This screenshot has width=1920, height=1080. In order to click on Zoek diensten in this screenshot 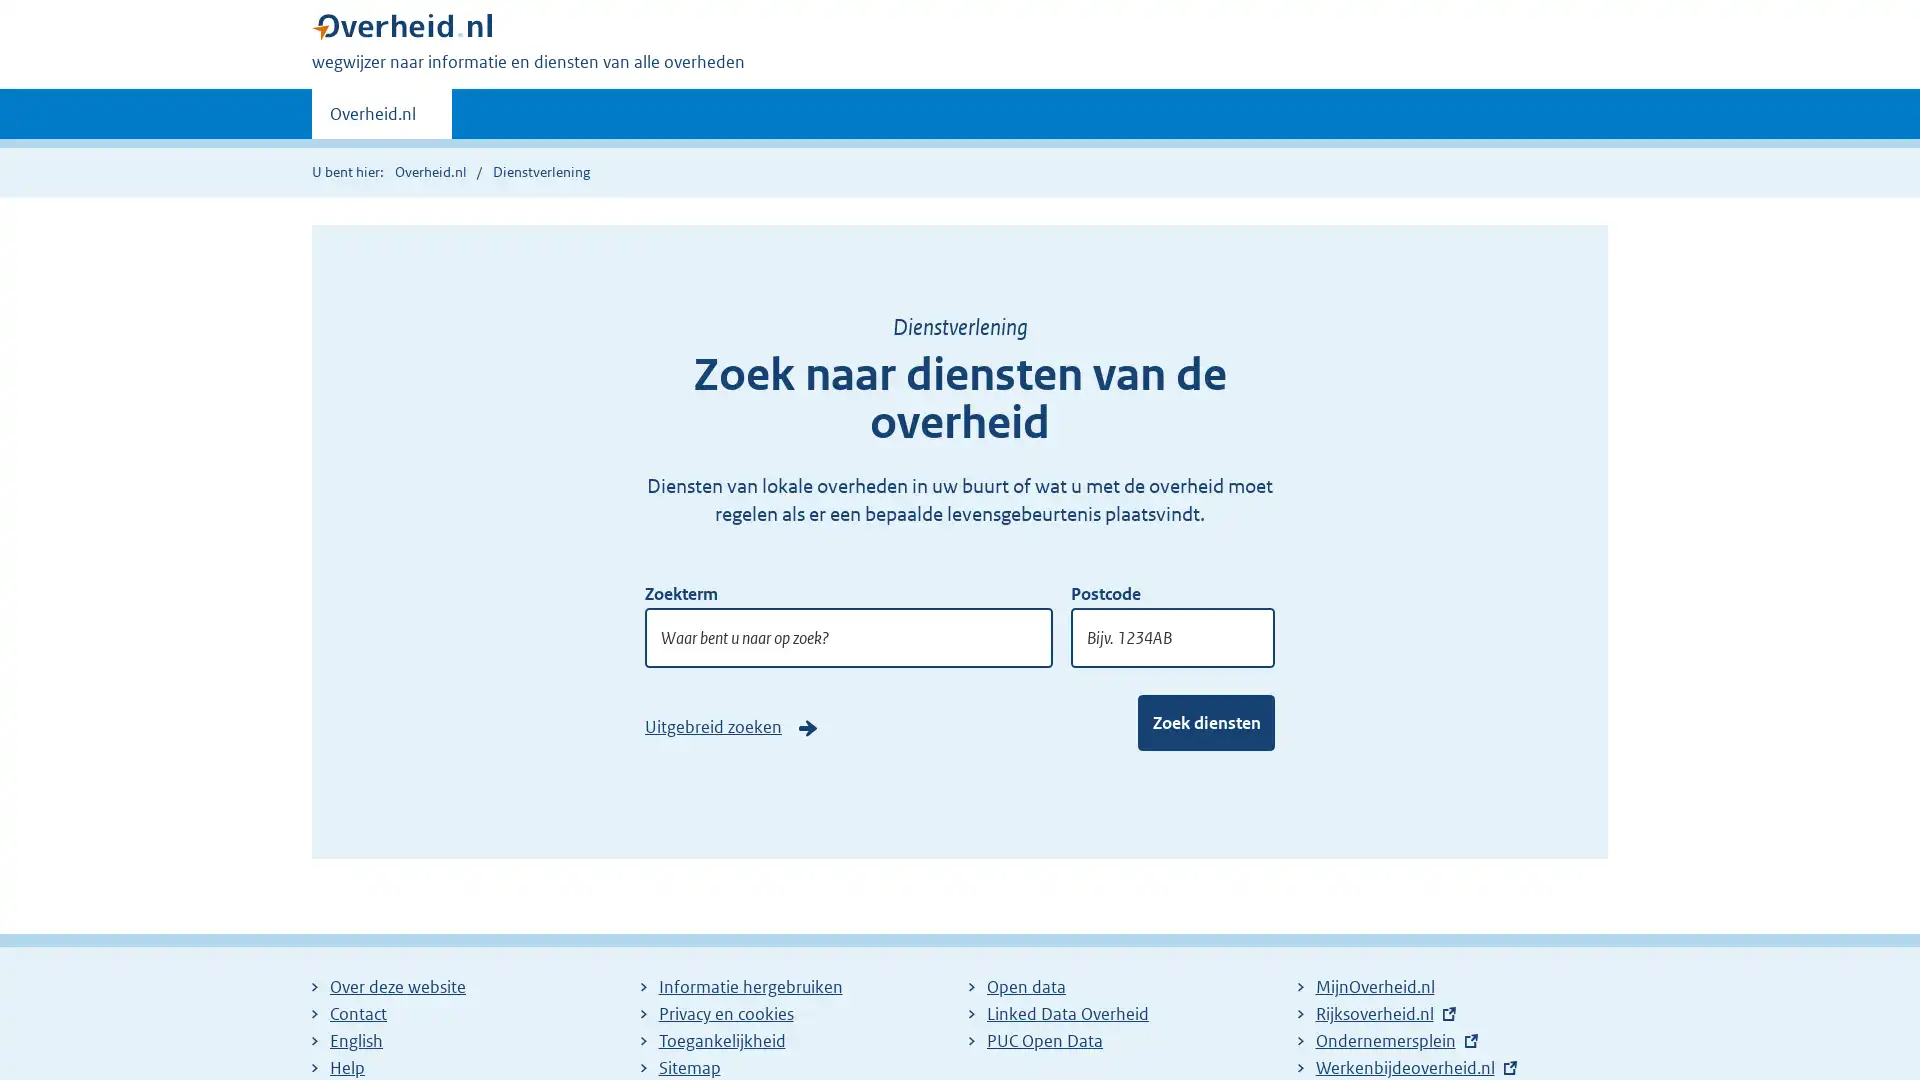, I will do `click(1205, 721)`.